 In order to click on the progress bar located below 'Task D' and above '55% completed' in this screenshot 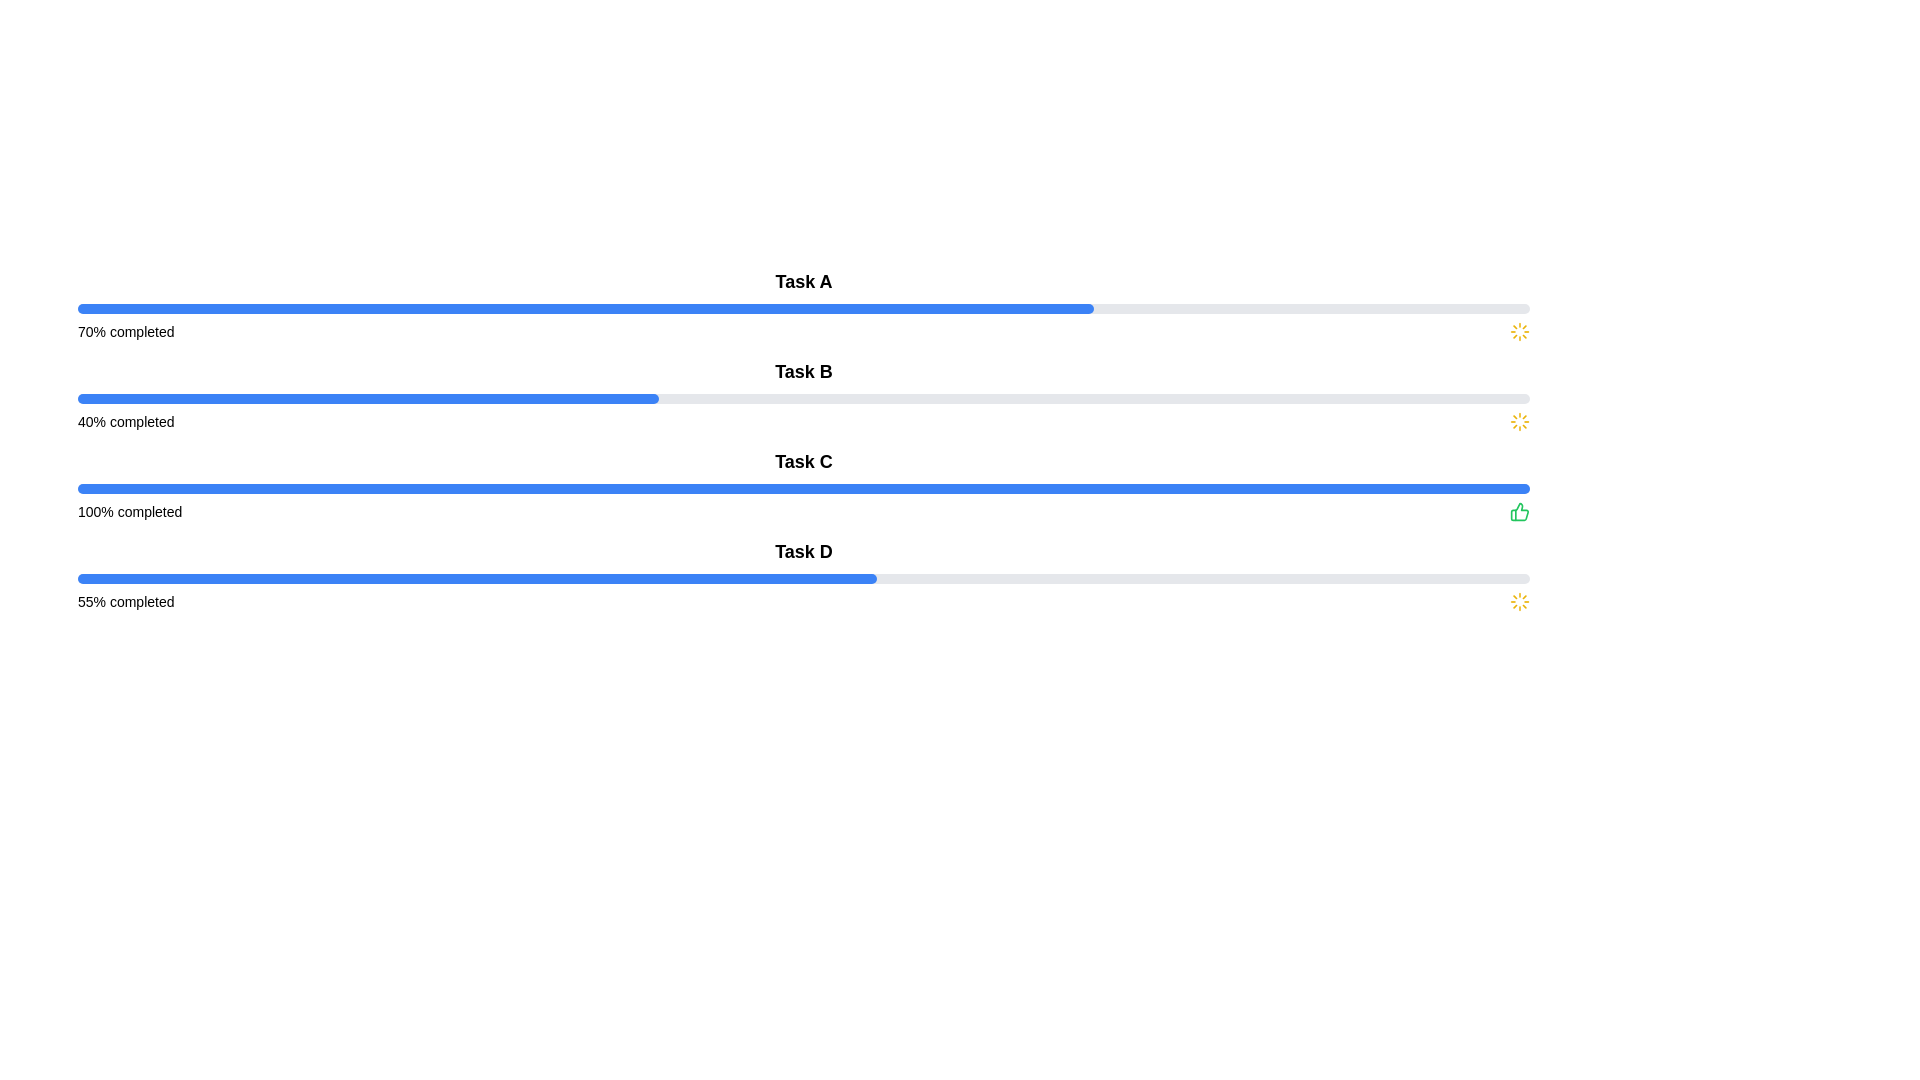, I will do `click(804, 578)`.